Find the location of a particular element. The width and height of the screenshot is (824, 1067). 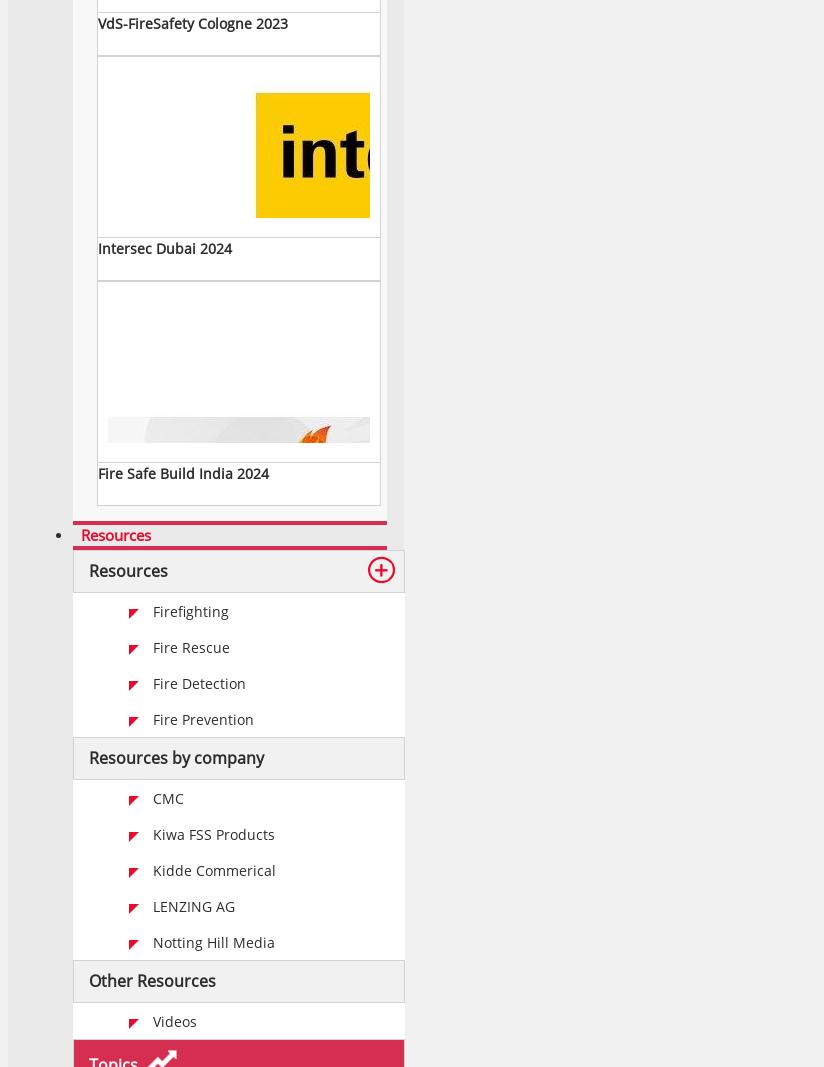

'Firefighting' is located at coordinates (191, 611).